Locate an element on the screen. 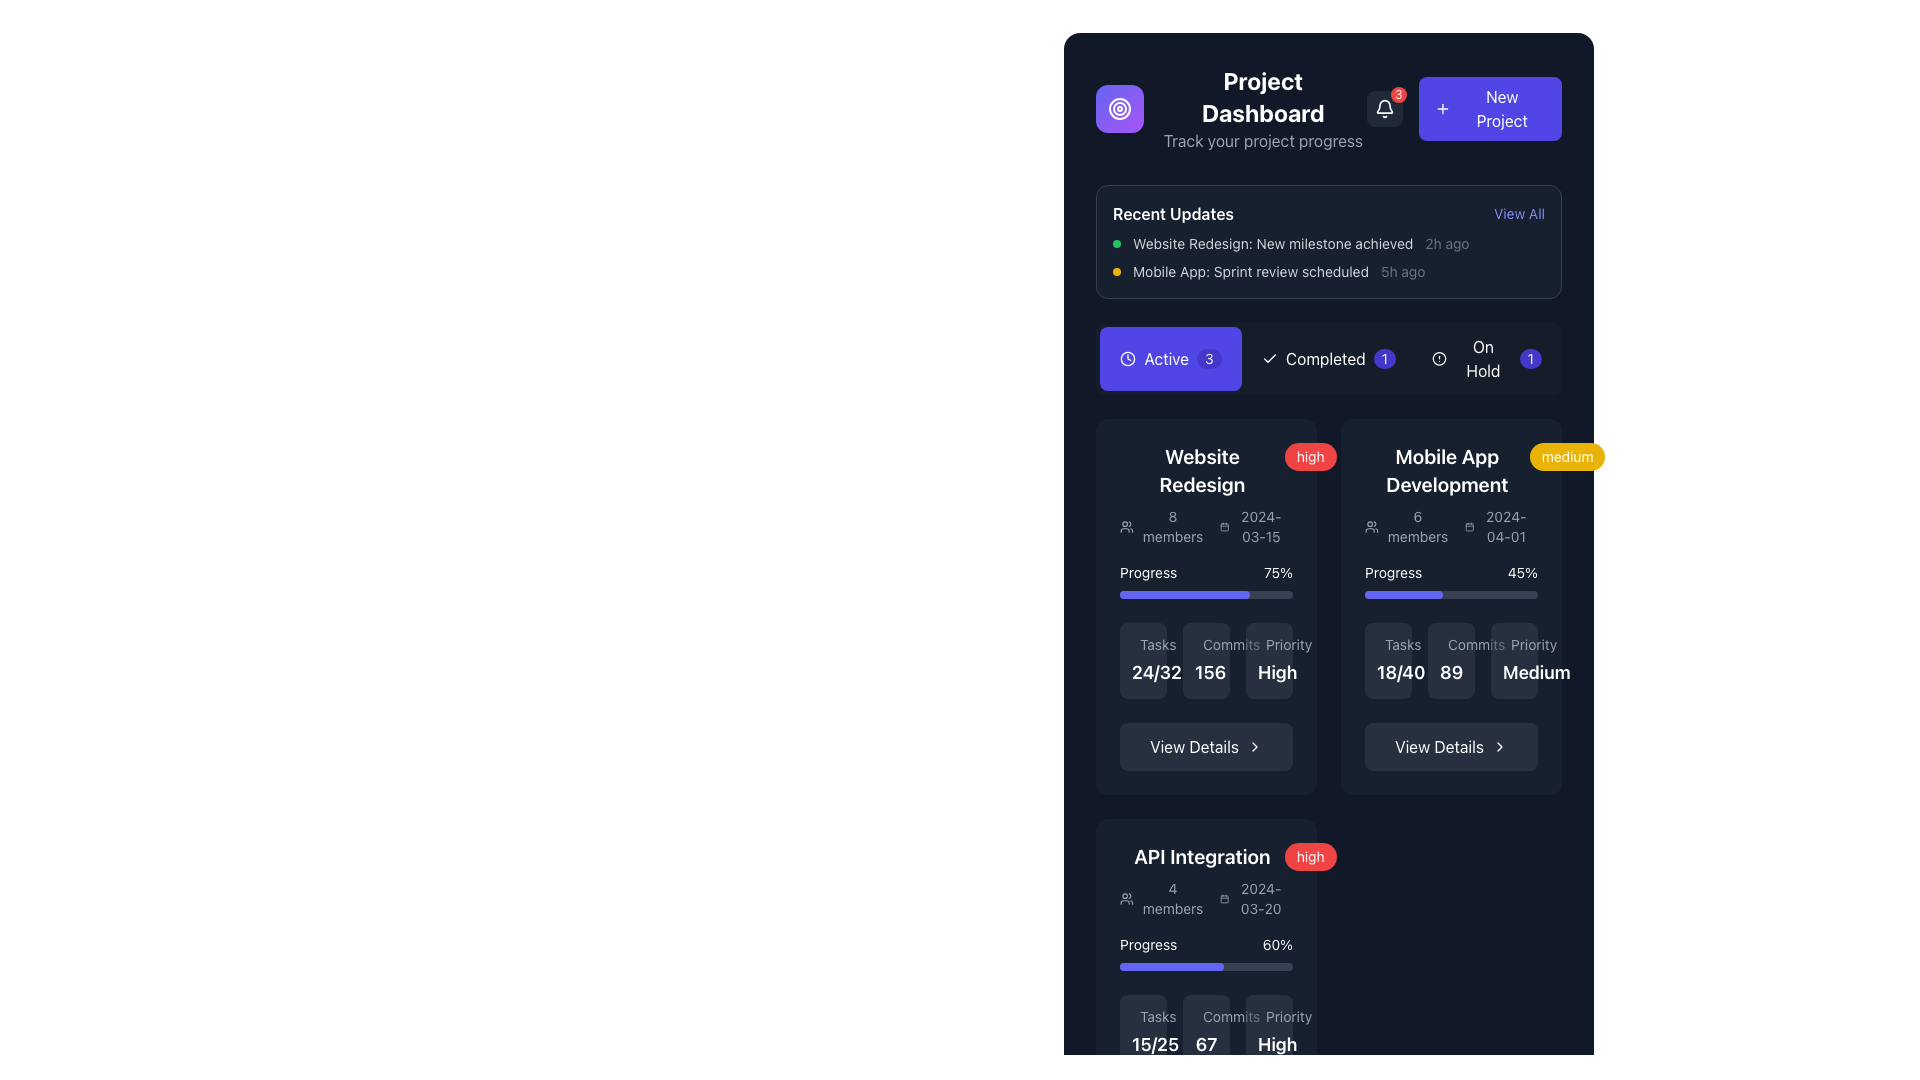  the Text element that conveys a summary or title of an update located in the 'Recent Updates' section, positioned to the left of the timestamp and to the right of a green circular badge is located at coordinates (1272, 242).